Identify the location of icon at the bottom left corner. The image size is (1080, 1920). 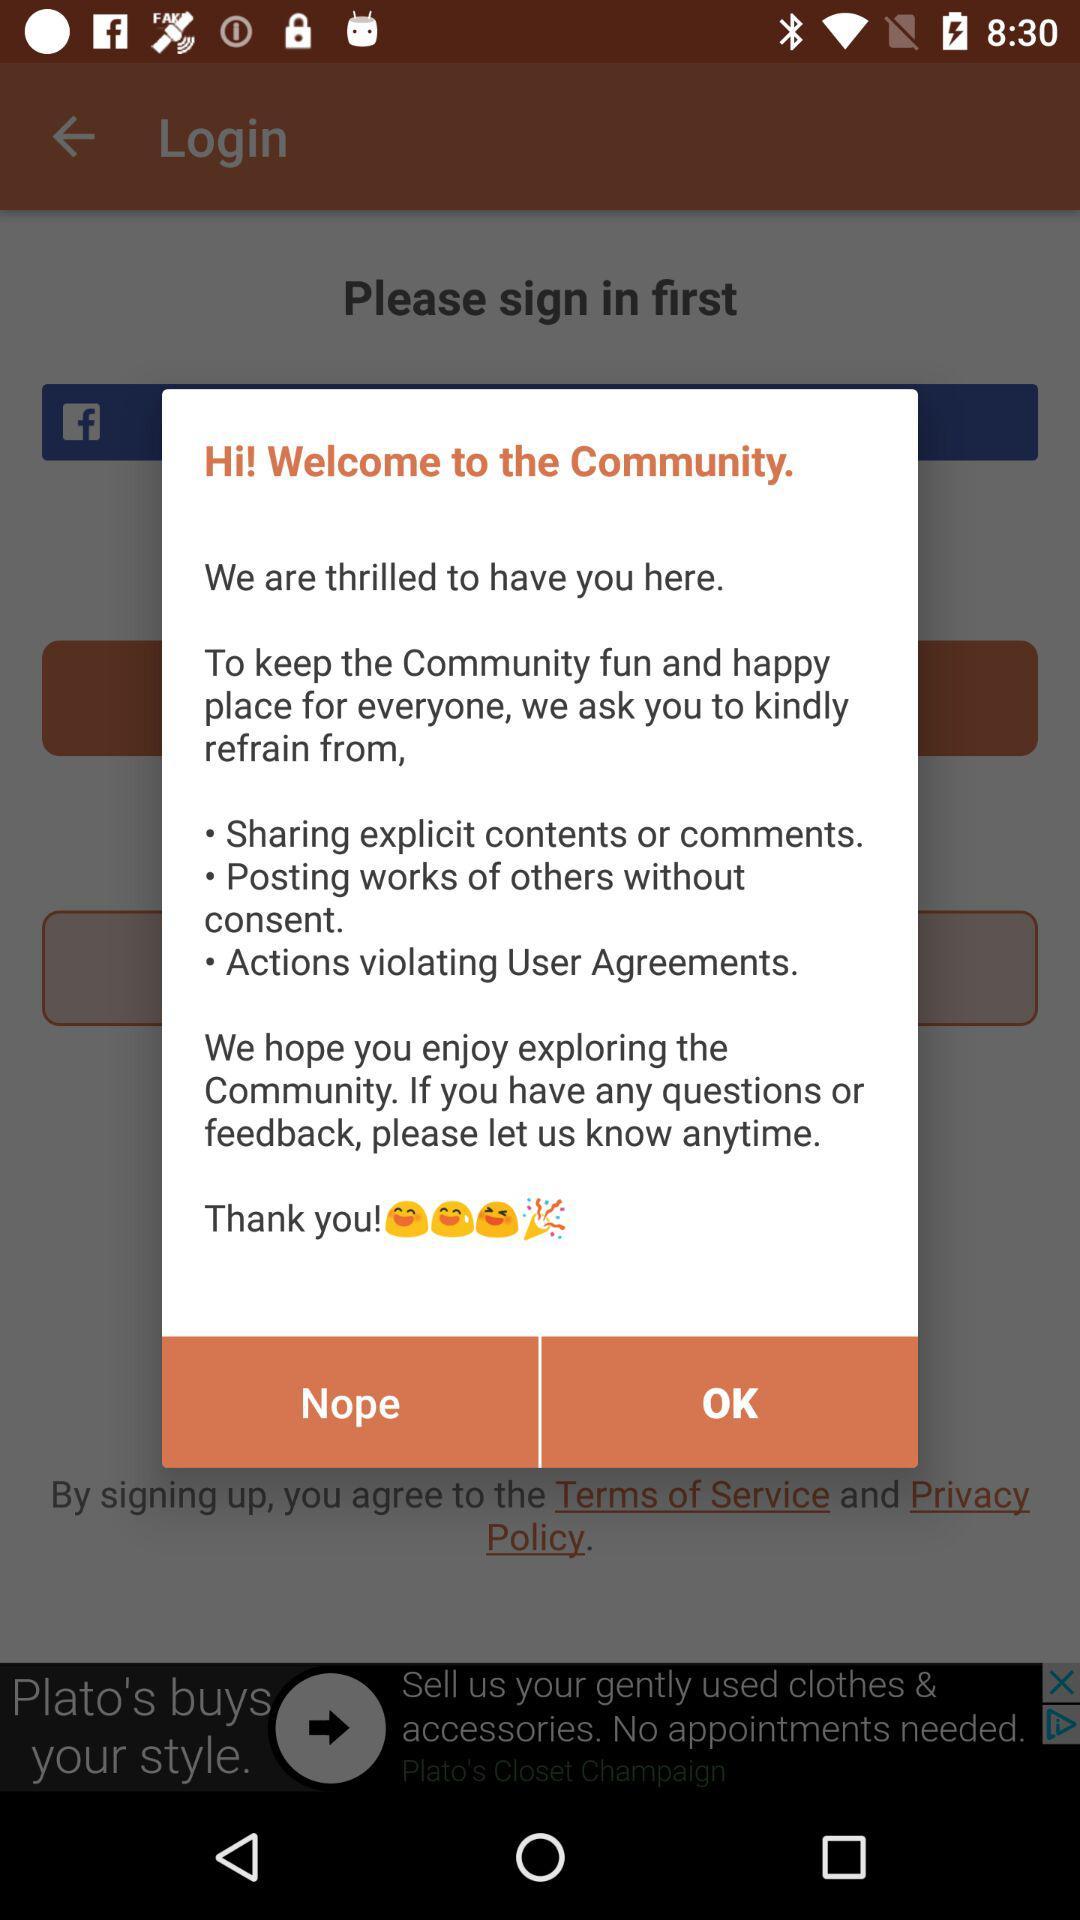
(349, 1401).